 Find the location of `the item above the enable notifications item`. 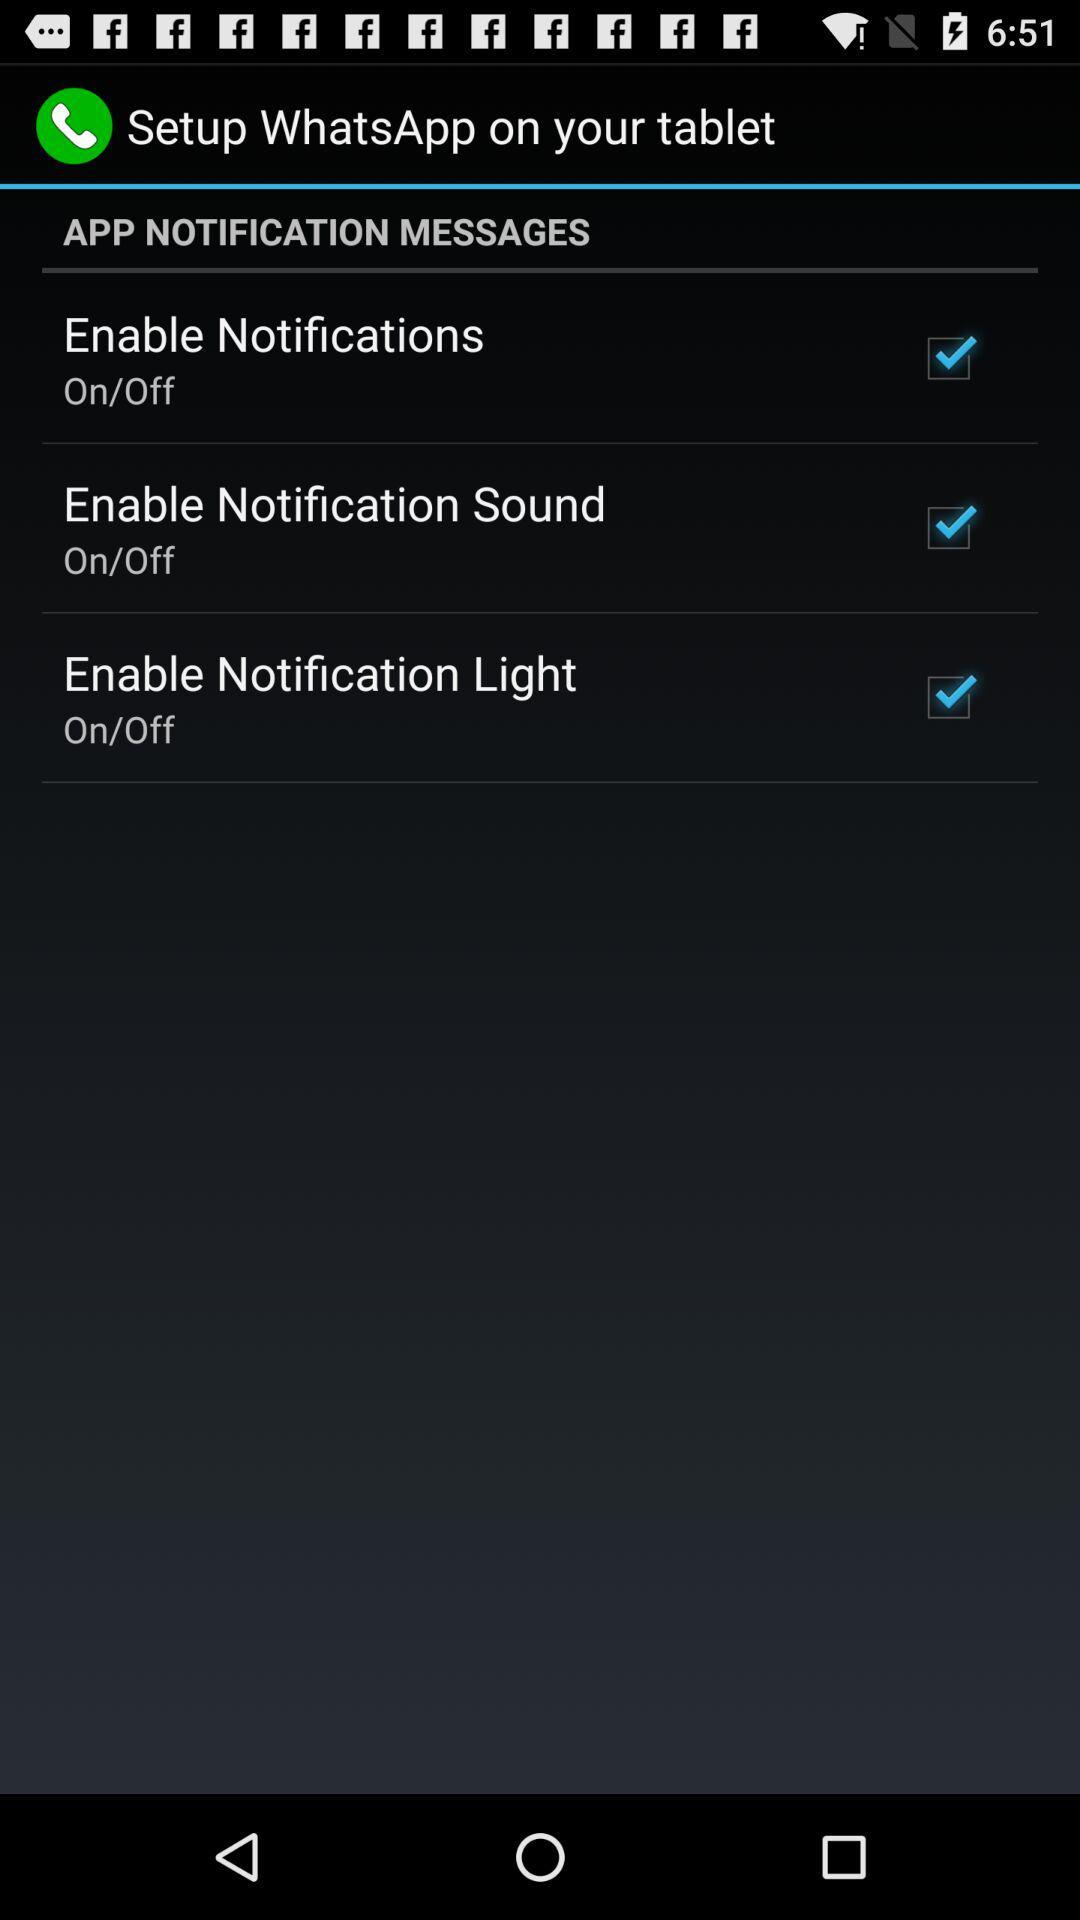

the item above the enable notifications item is located at coordinates (540, 230).